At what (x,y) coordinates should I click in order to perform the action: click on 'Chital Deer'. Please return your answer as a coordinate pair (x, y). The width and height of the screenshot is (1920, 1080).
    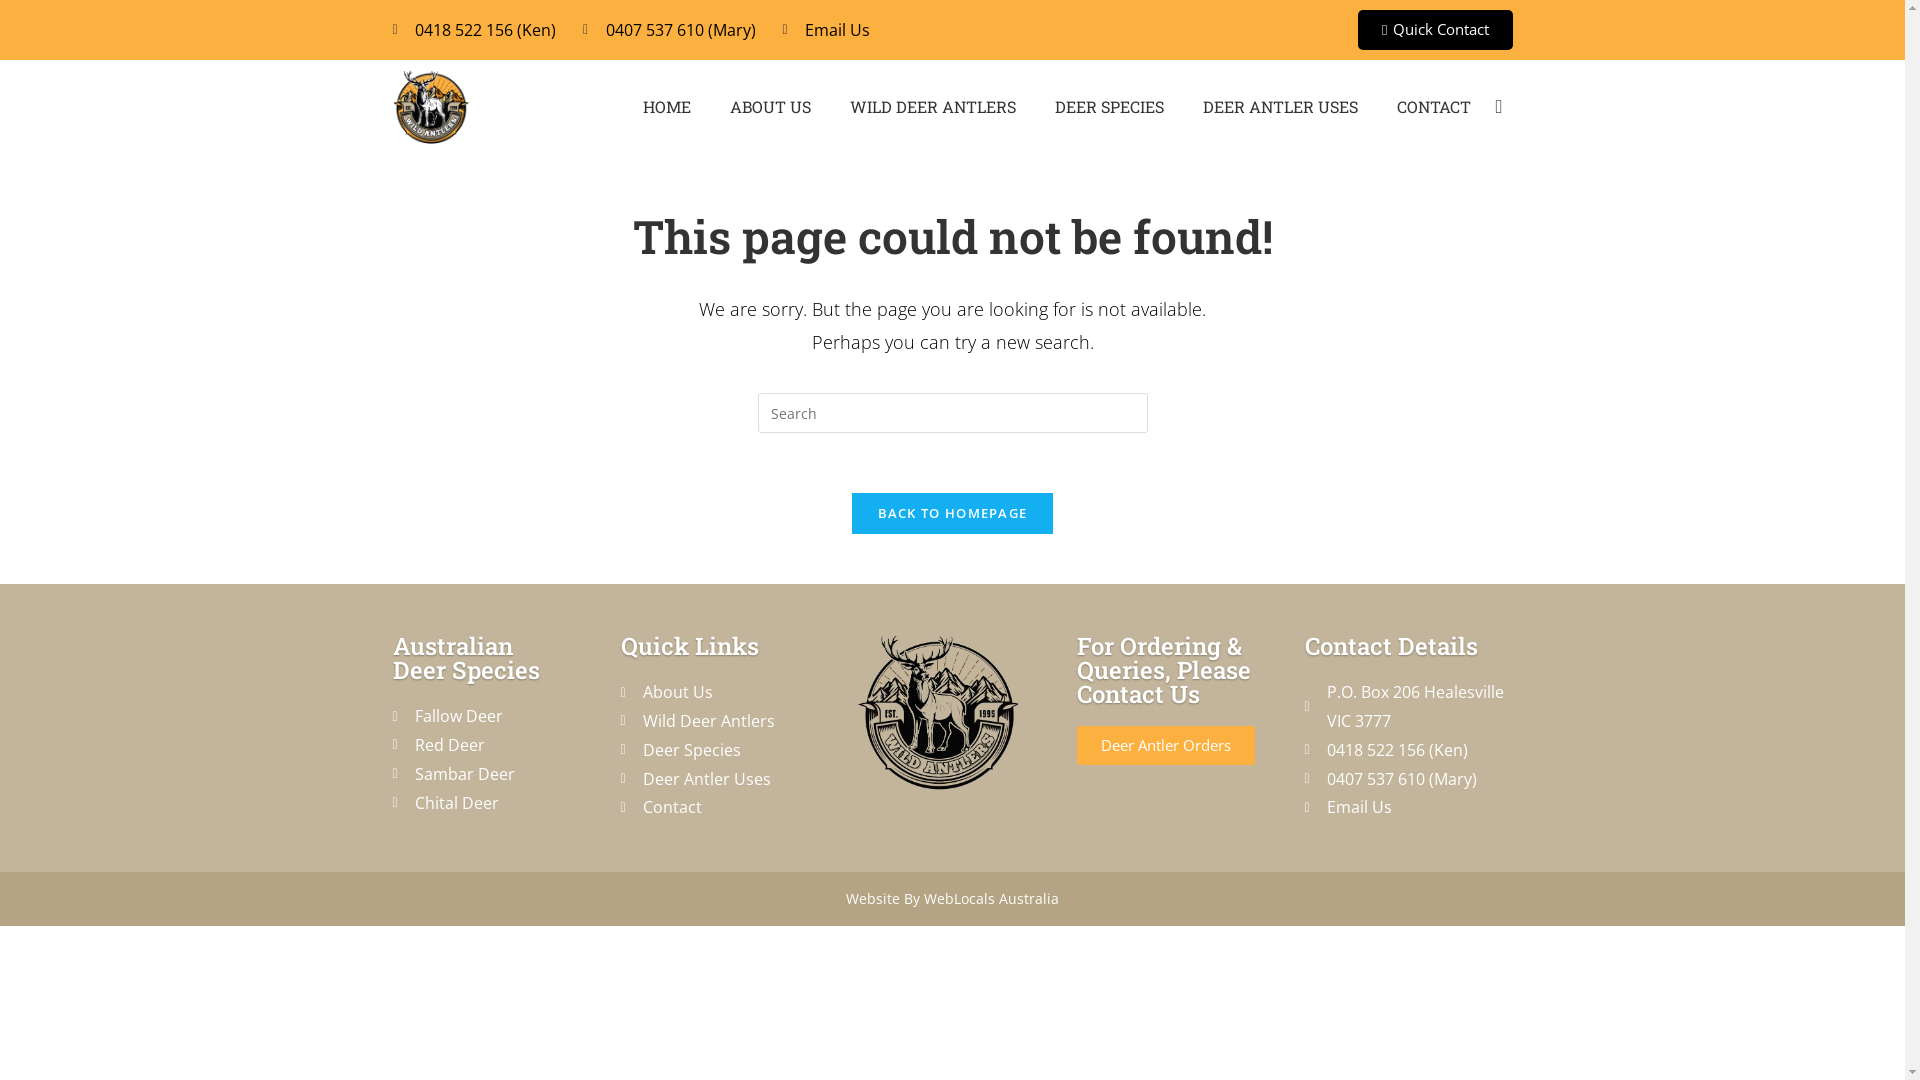
    Looking at the image, I should click on (392, 802).